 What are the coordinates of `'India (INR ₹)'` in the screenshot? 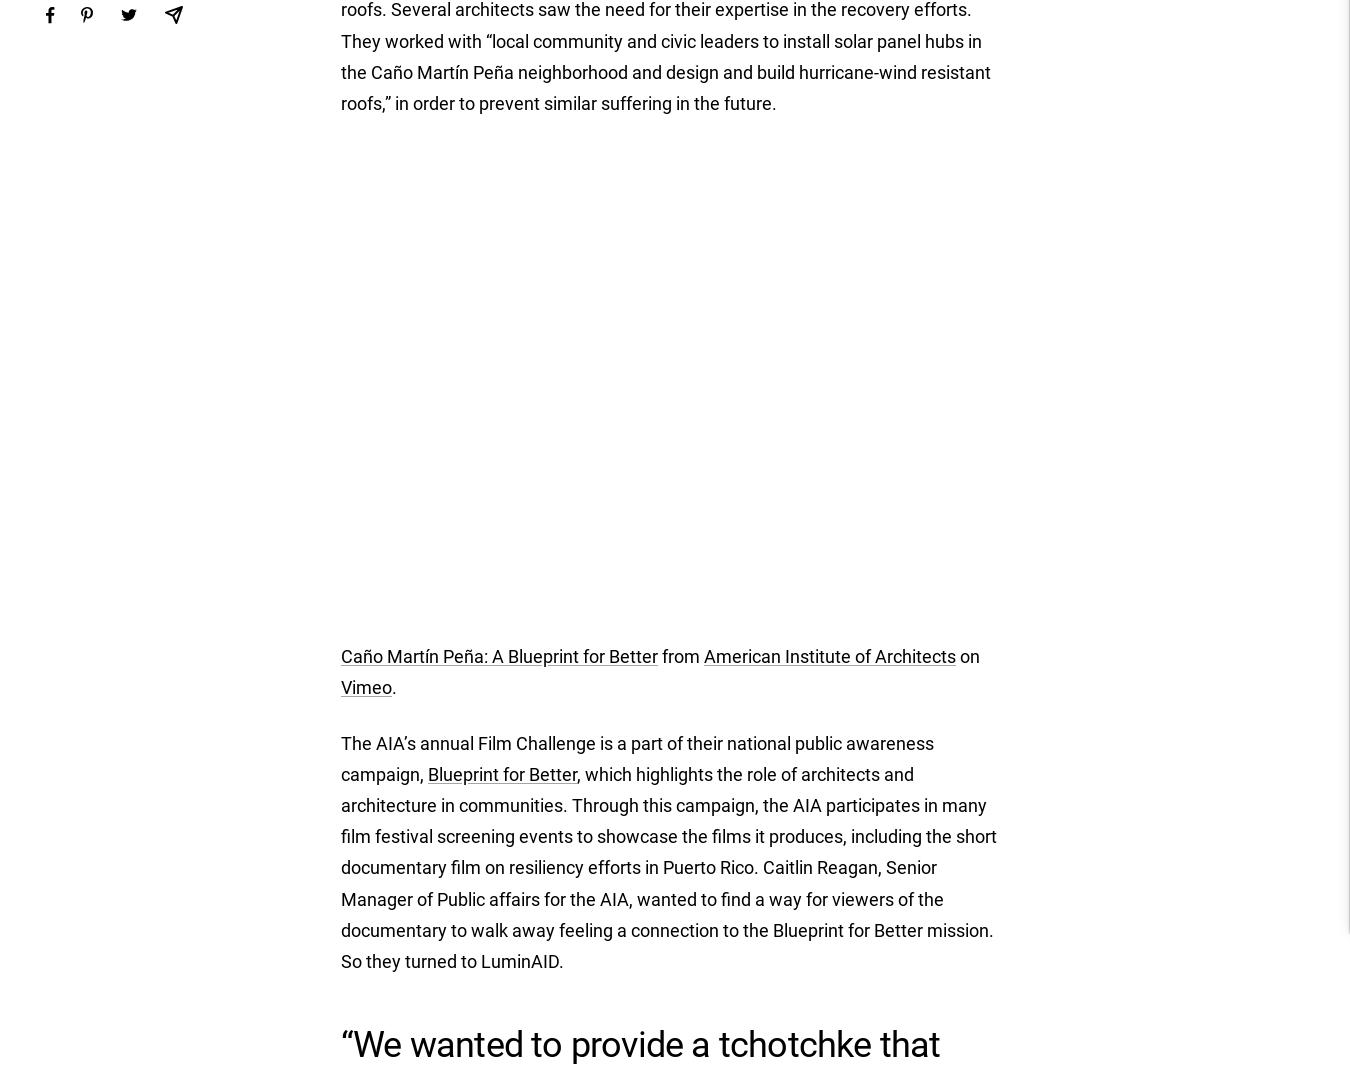 It's located at (961, 87).